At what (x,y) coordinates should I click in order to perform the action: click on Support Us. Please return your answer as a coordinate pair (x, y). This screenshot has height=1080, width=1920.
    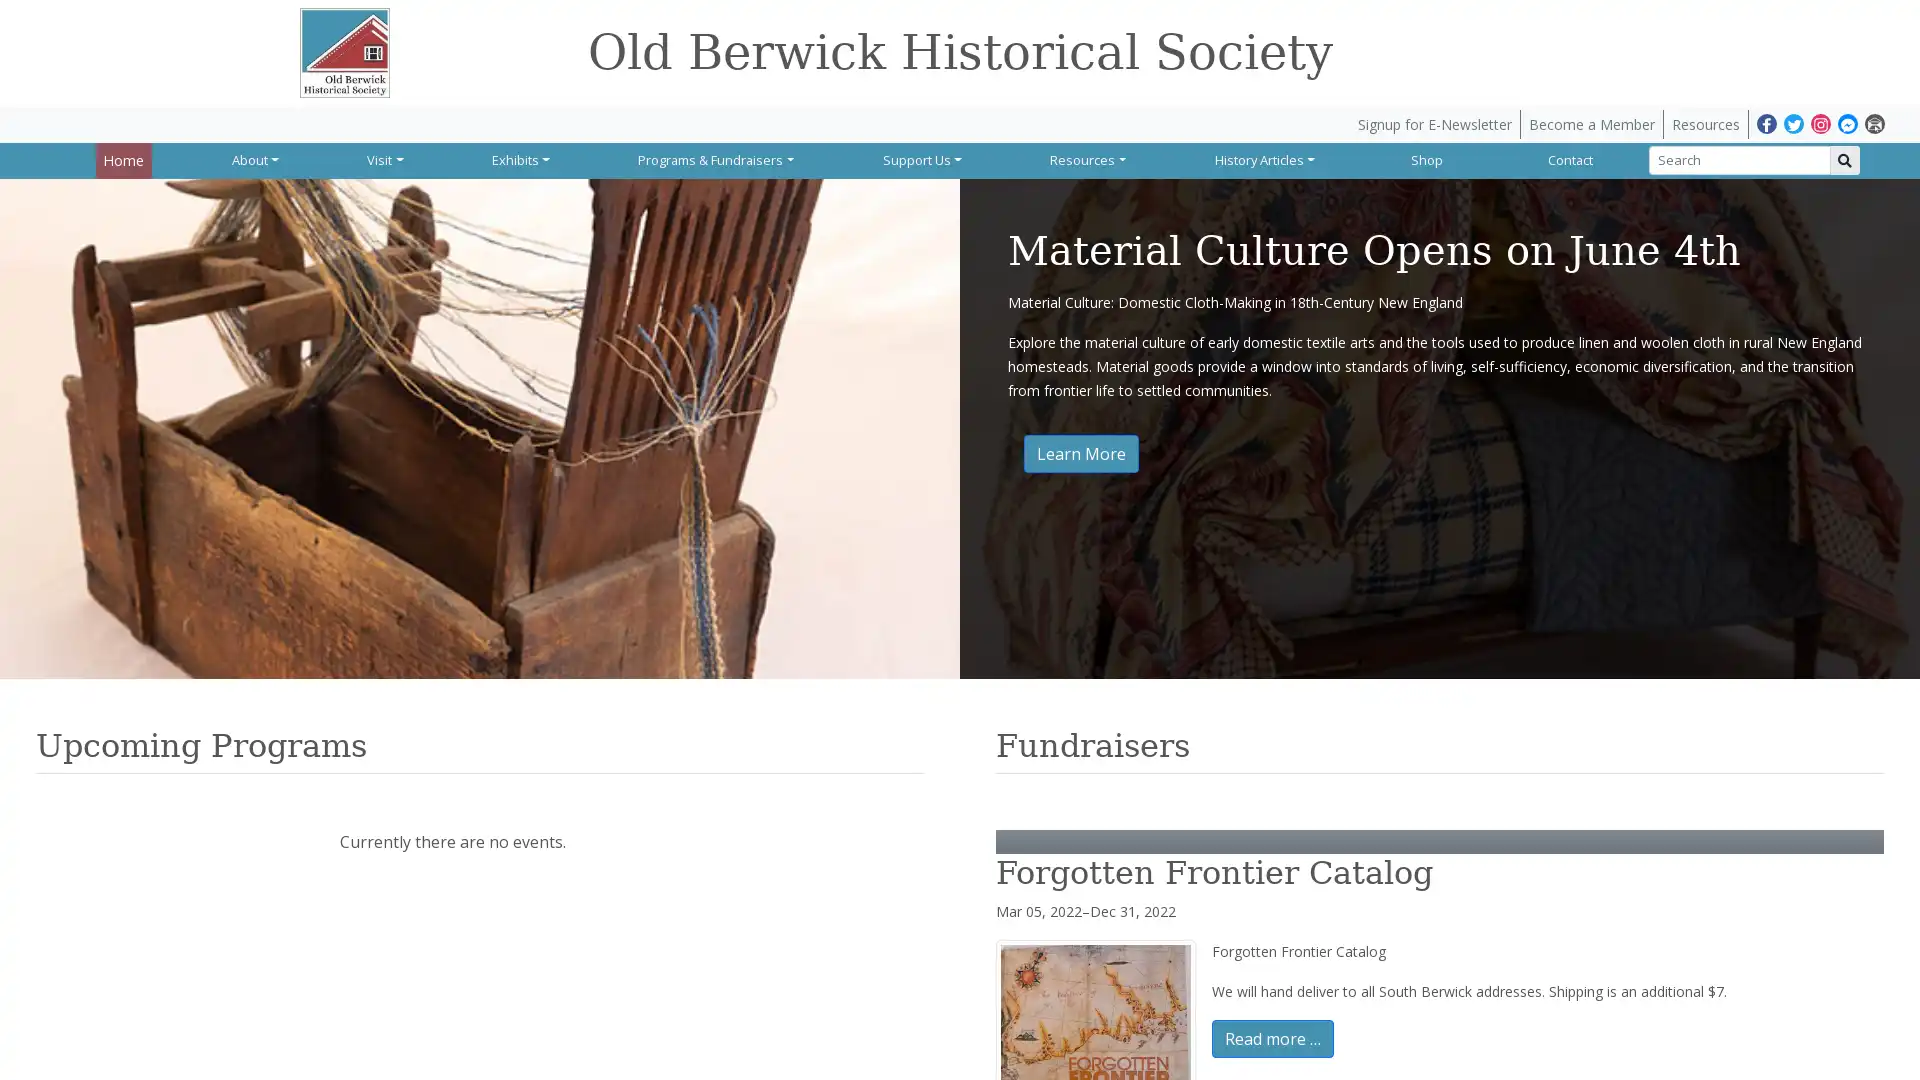
    Looking at the image, I should click on (920, 158).